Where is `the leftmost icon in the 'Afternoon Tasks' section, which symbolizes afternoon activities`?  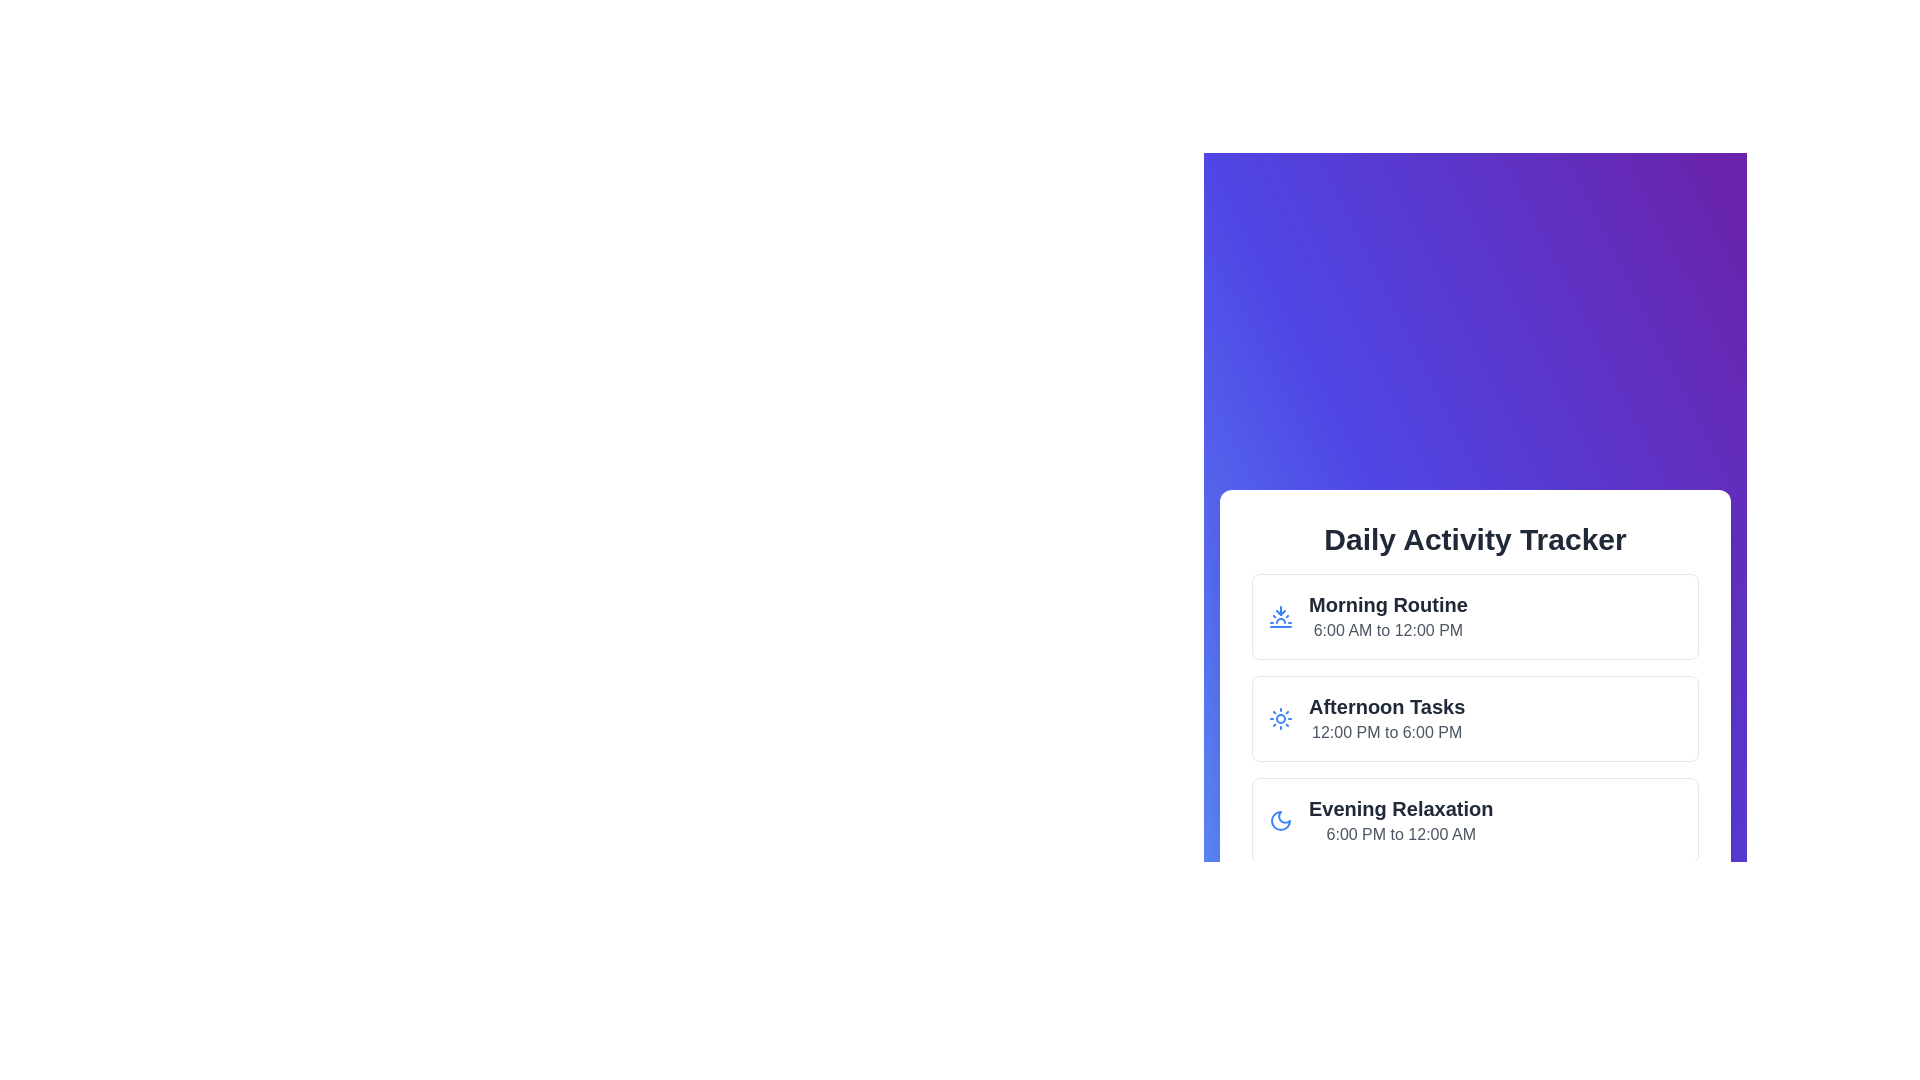
the leftmost icon in the 'Afternoon Tasks' section, which symbolizes afternoon activities is located at coordinates (1281, 717).